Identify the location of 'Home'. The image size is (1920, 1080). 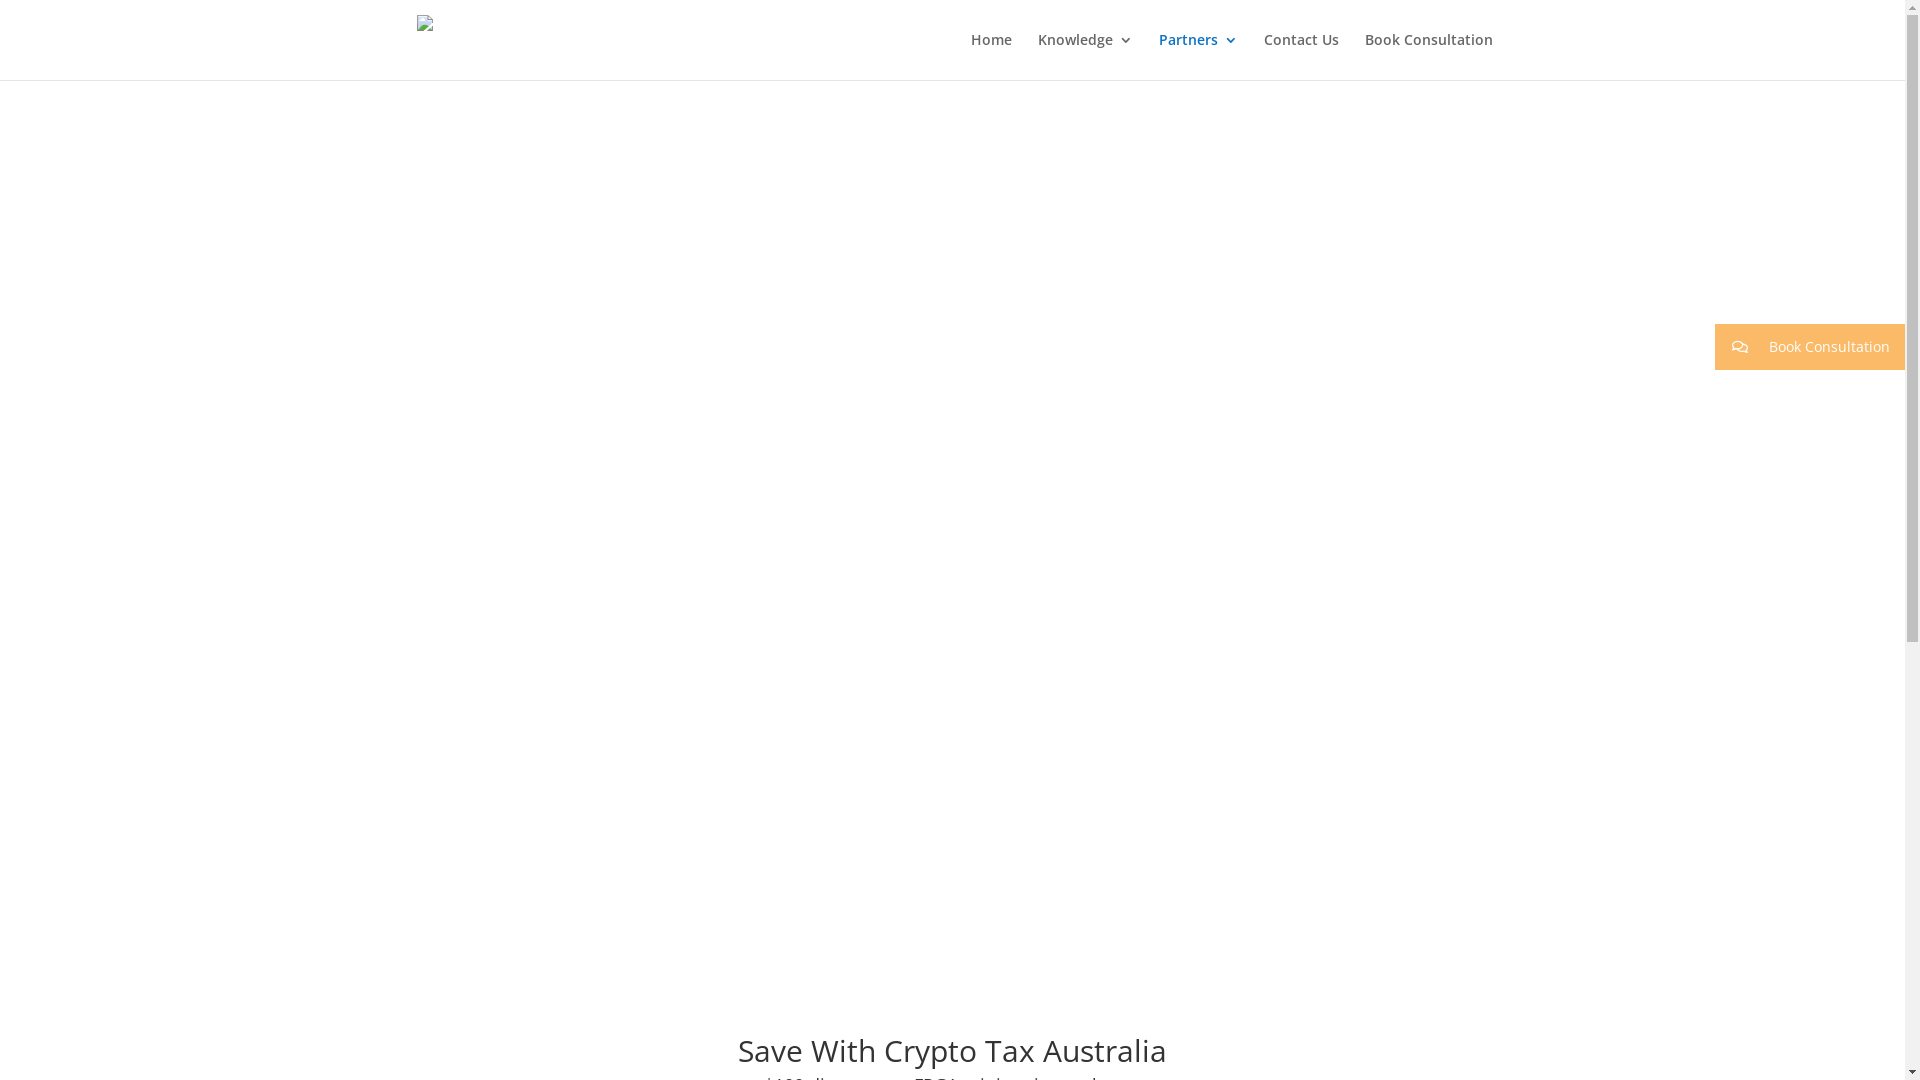
(969, 55).